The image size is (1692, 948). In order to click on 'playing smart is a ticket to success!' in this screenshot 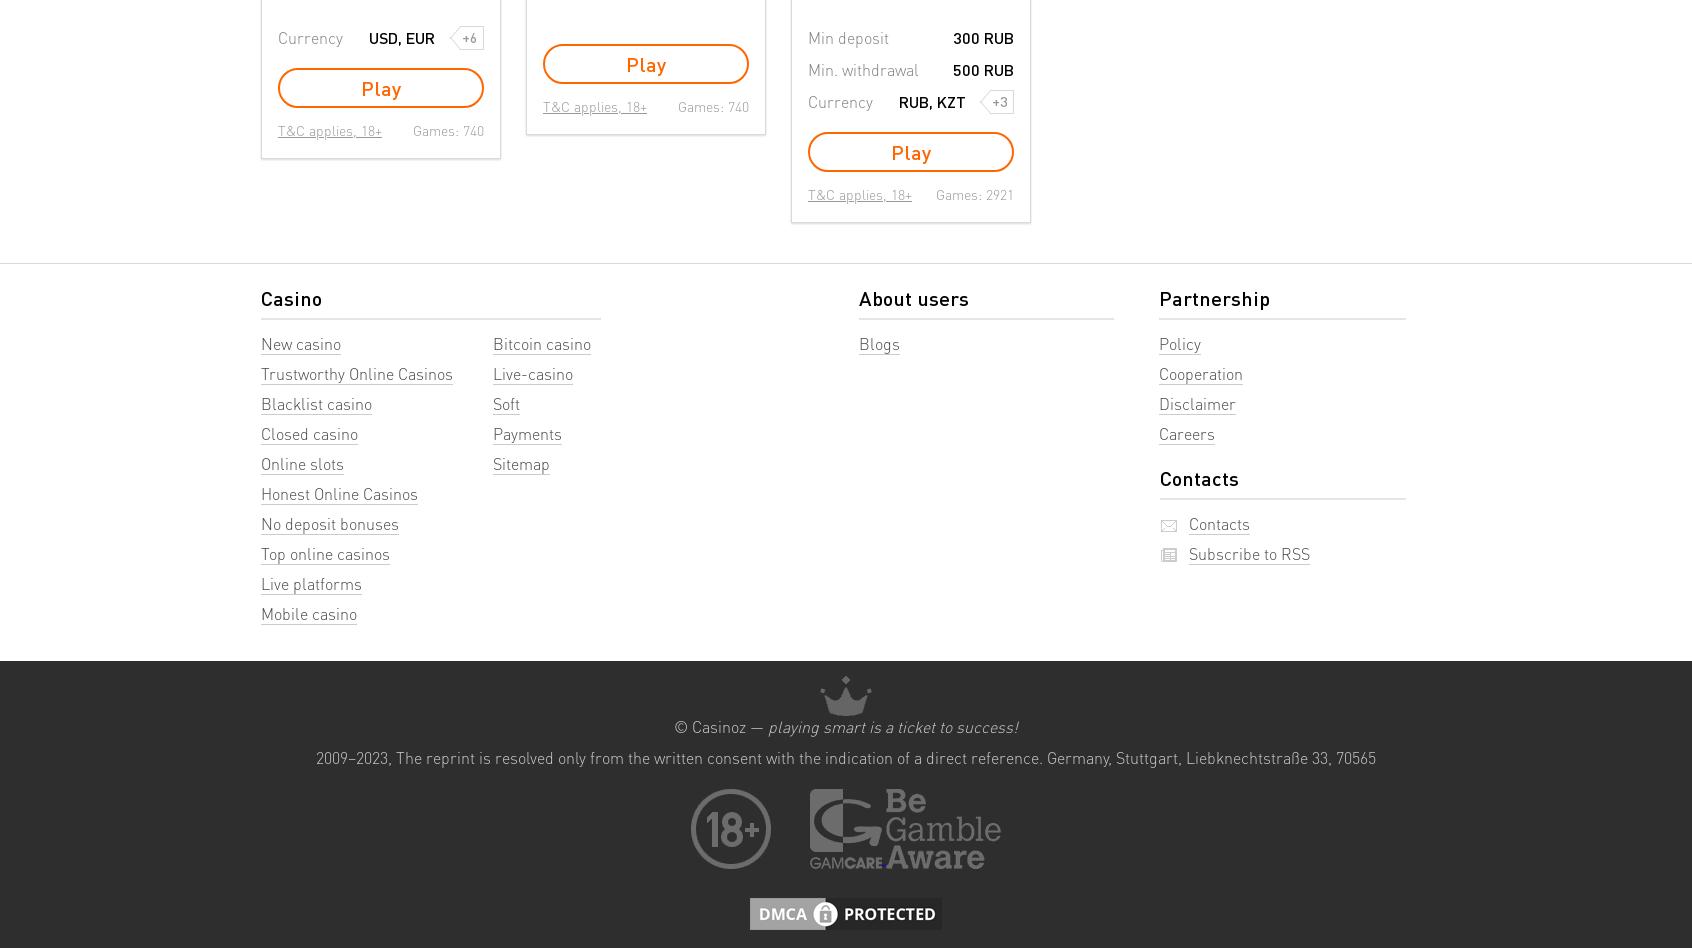, I will do `click(892, 725)`.